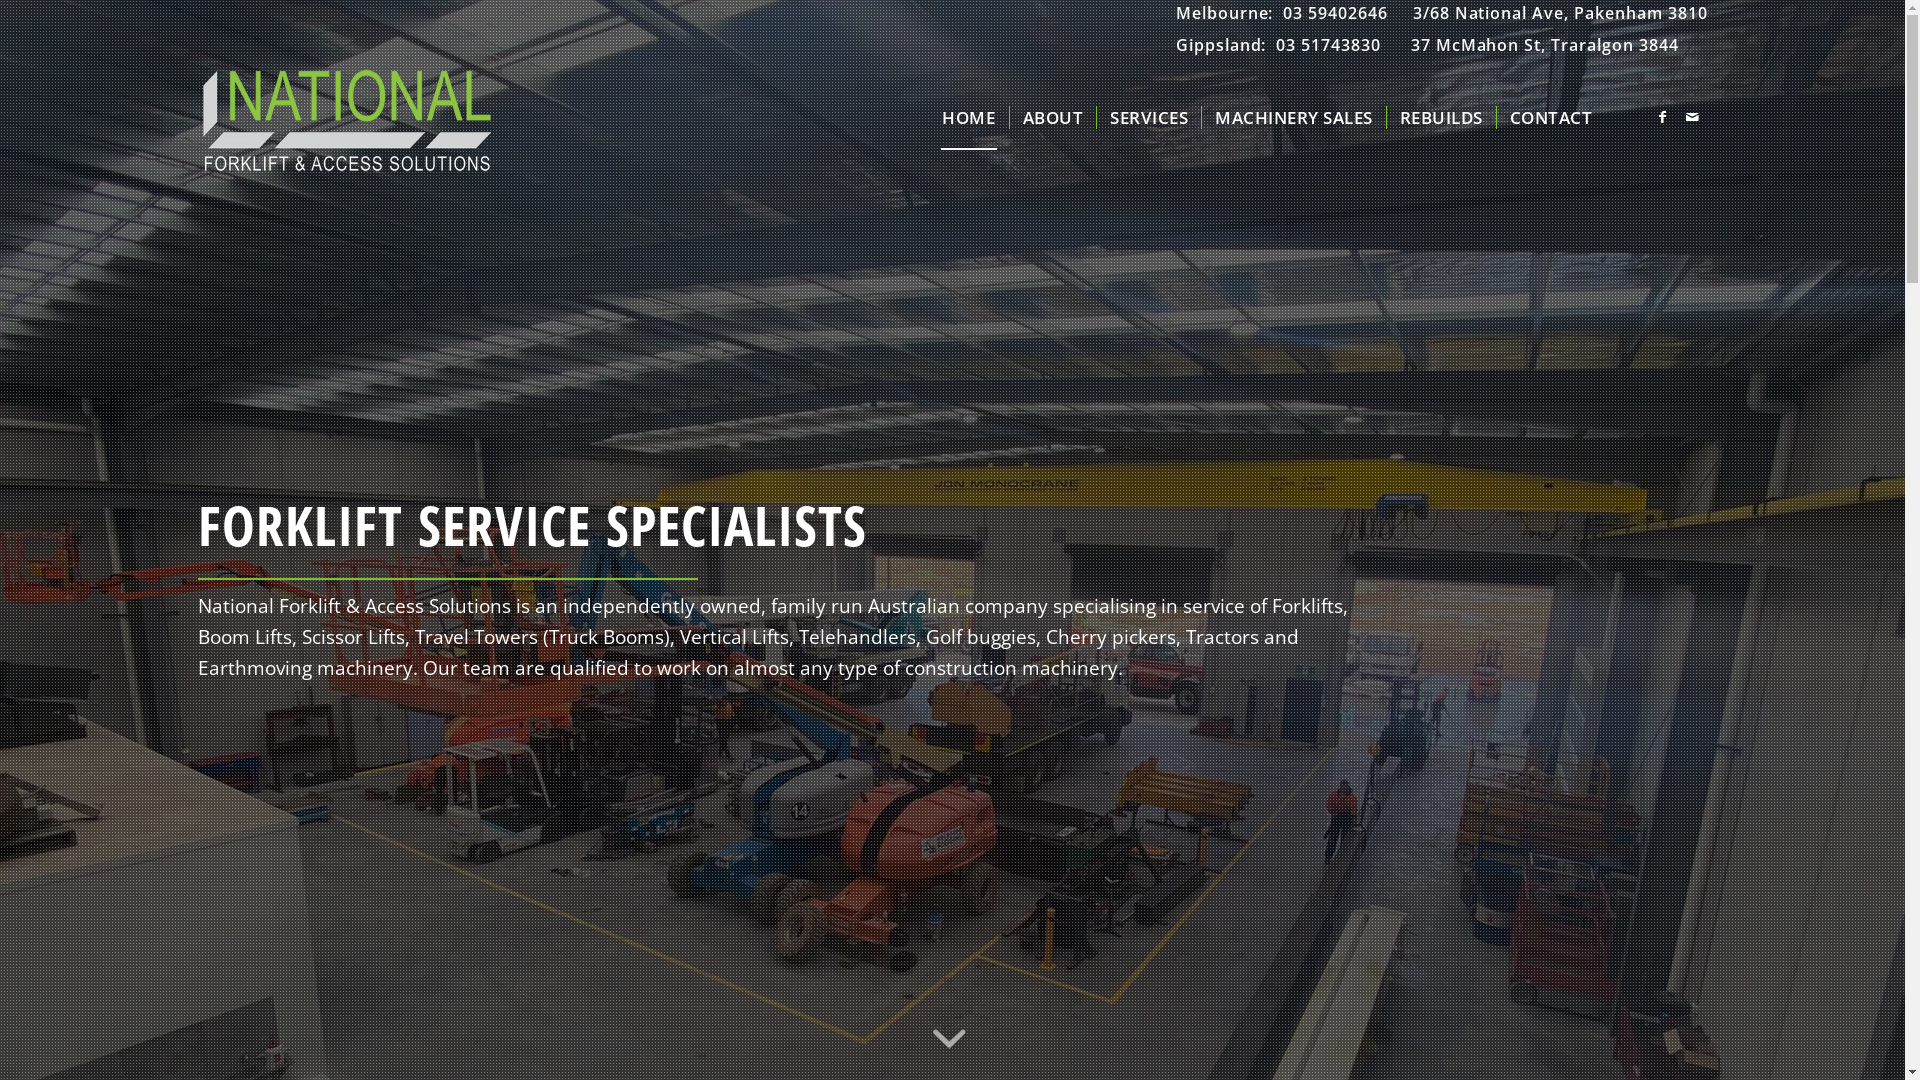  What do you see at coordinates (968, 118) in the screenshot?
I see `'HOME'` at bounding box center [968, 118].